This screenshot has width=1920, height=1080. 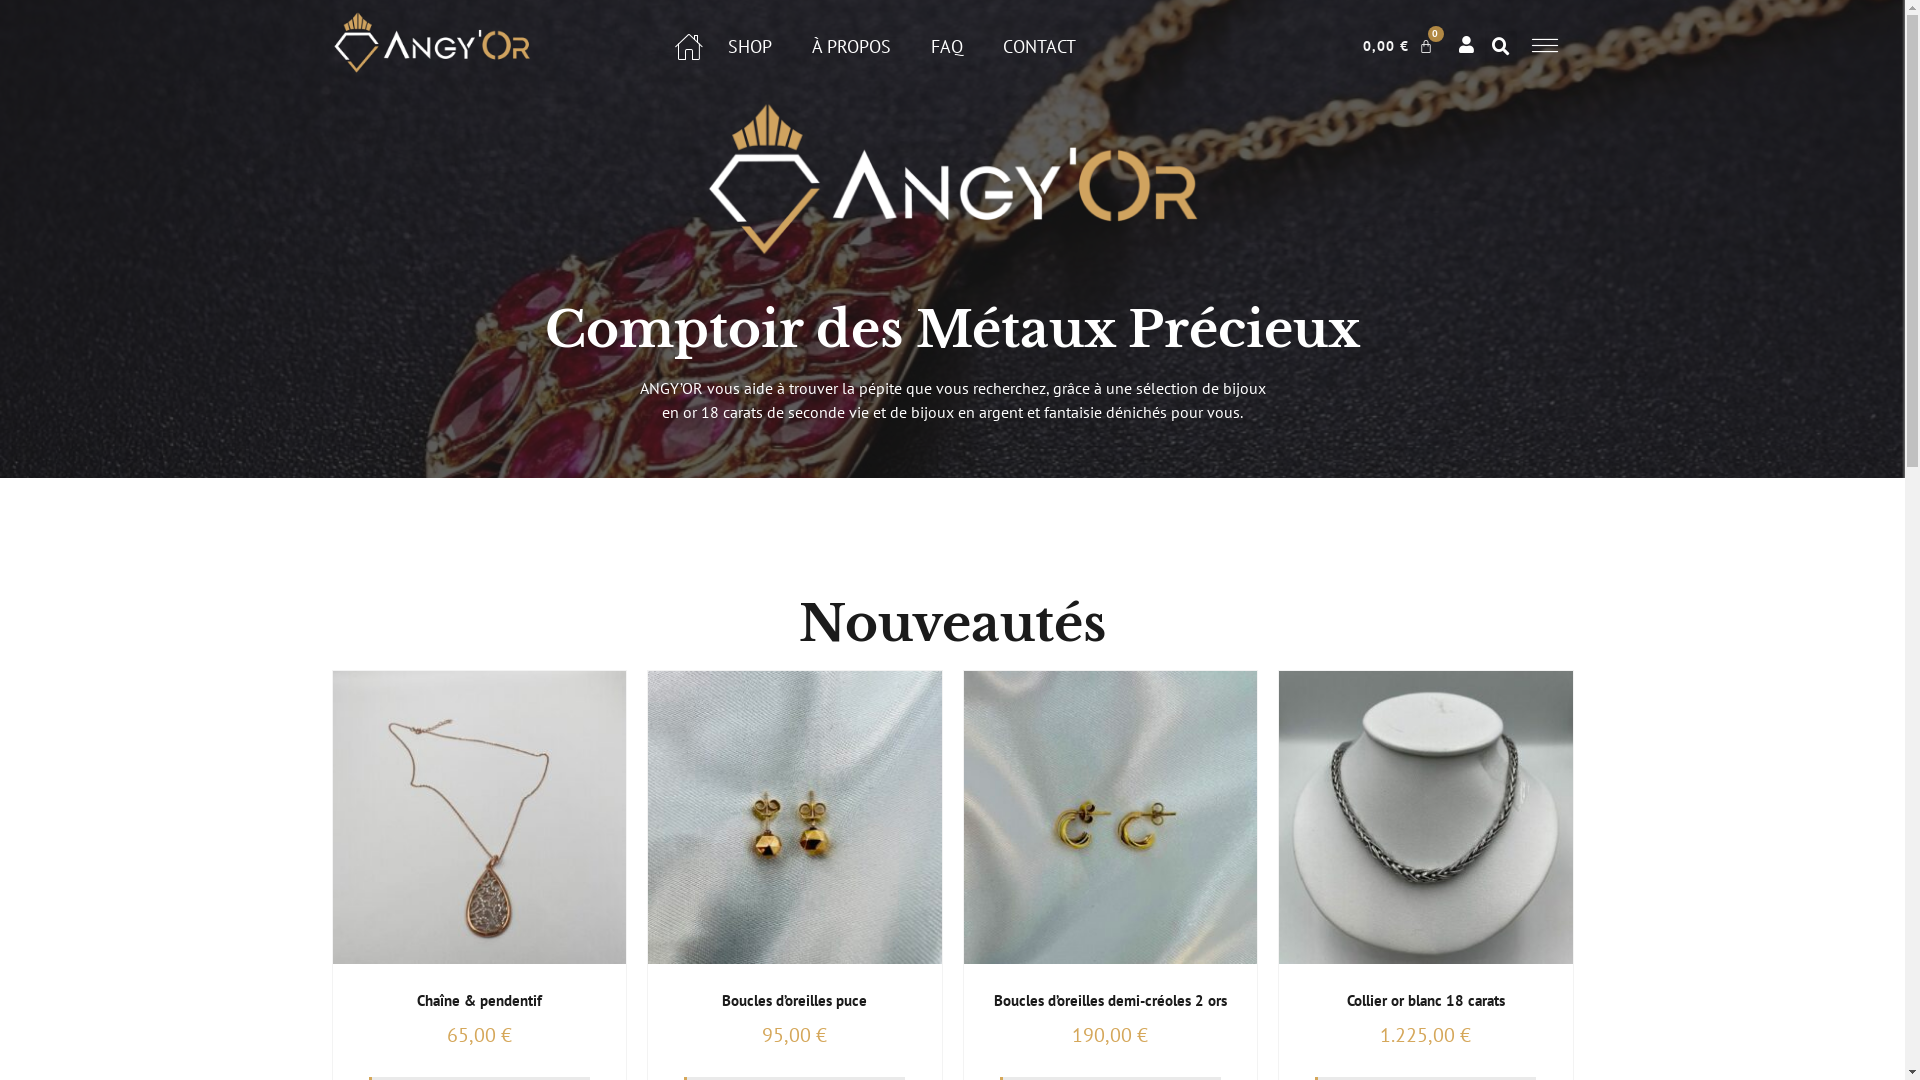 I want to click on 'FAQ', so click(x=945, y=45).